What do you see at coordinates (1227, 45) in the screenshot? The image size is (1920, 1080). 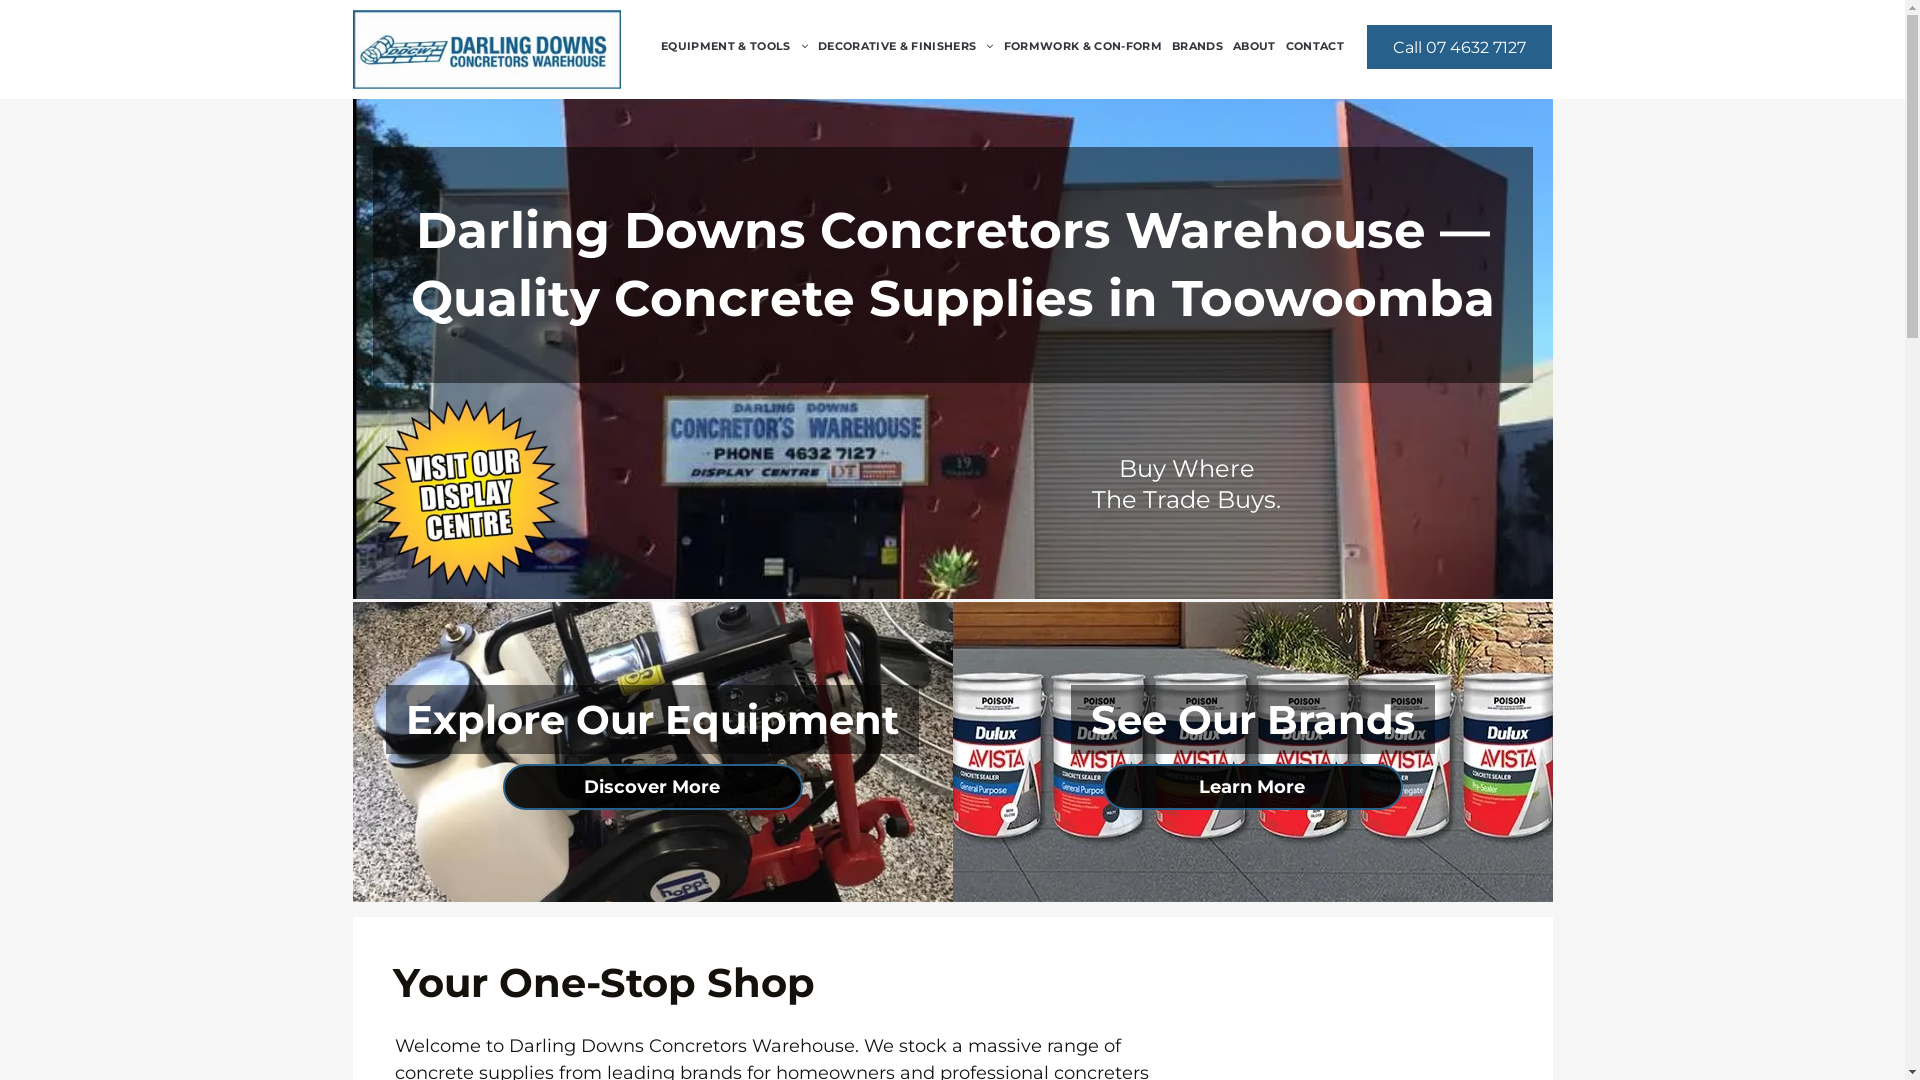 I see `'ABOUT'` at bounding box center [1227, 45].